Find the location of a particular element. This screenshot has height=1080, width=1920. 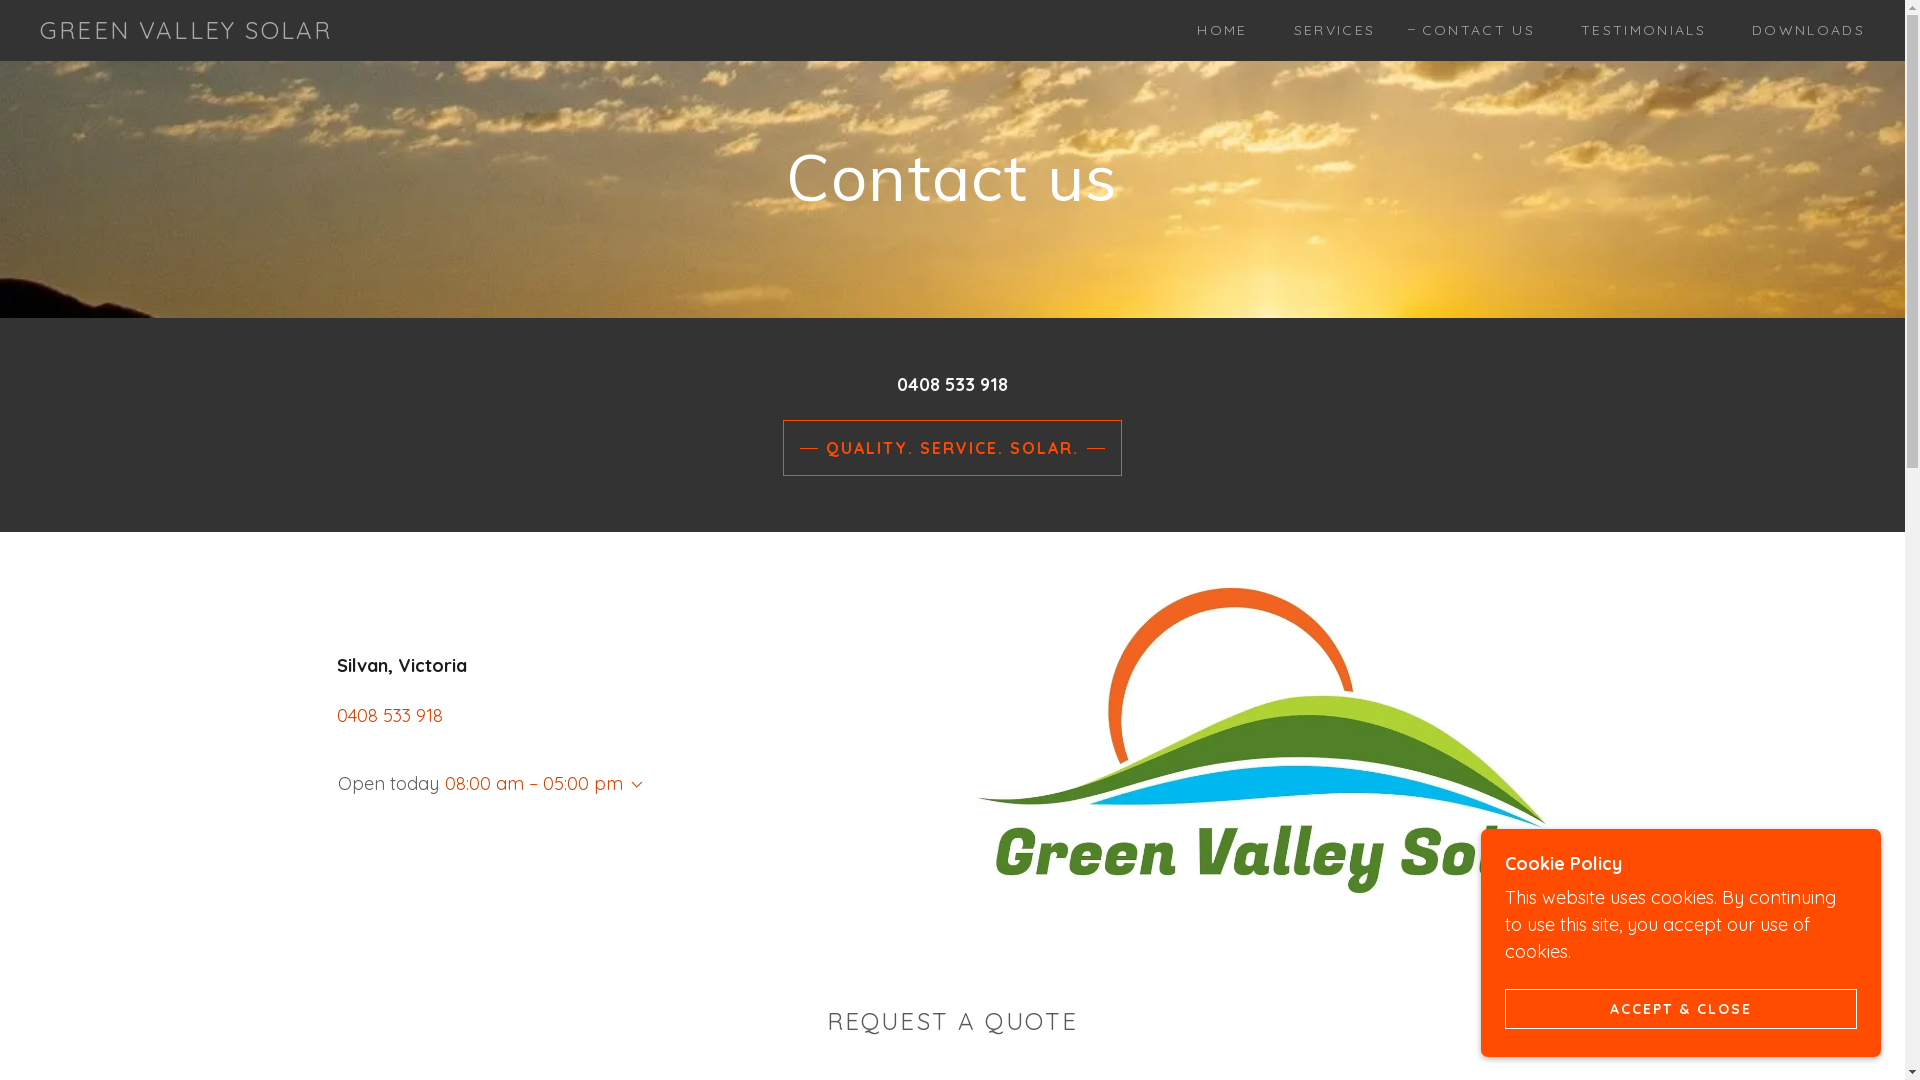

'HOME' is located at coordinates (1213, 30).